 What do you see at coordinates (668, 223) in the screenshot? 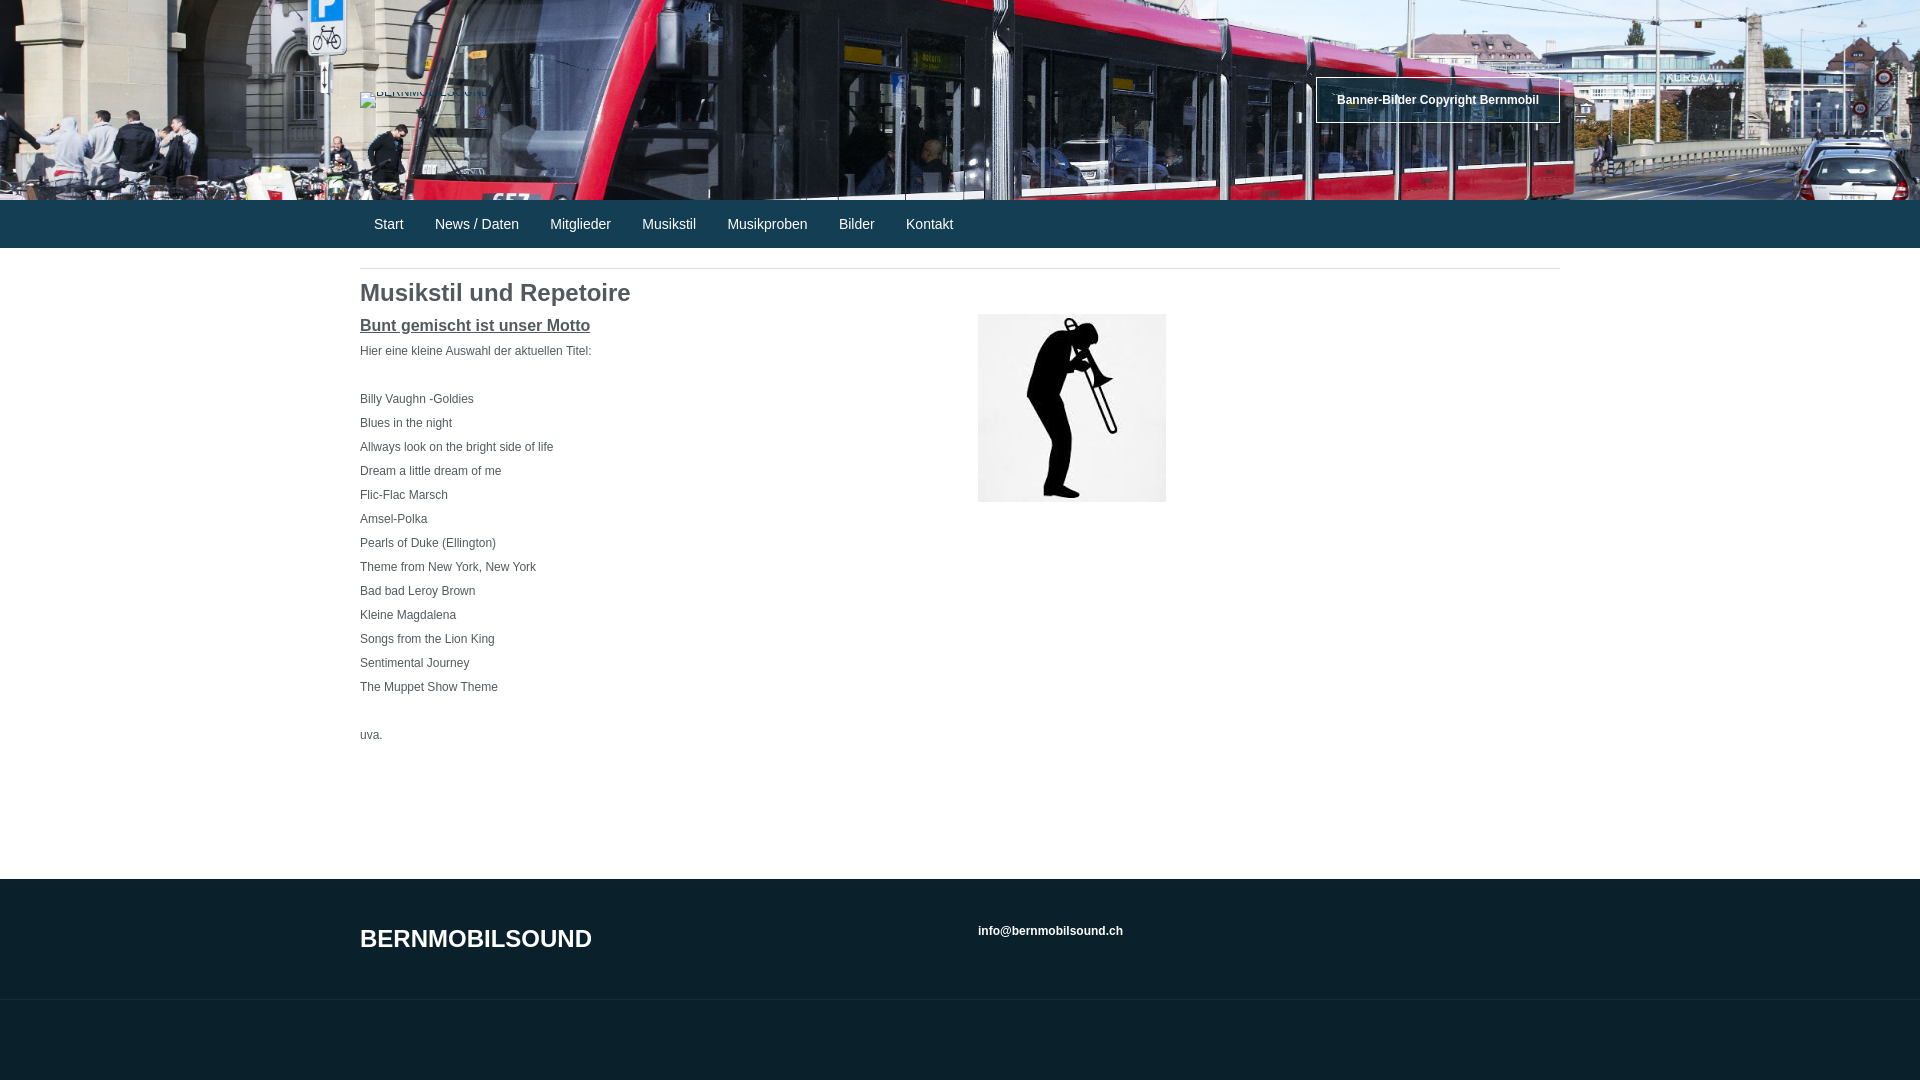
I see `'Musikstil'` at bounding box center [668, 223].